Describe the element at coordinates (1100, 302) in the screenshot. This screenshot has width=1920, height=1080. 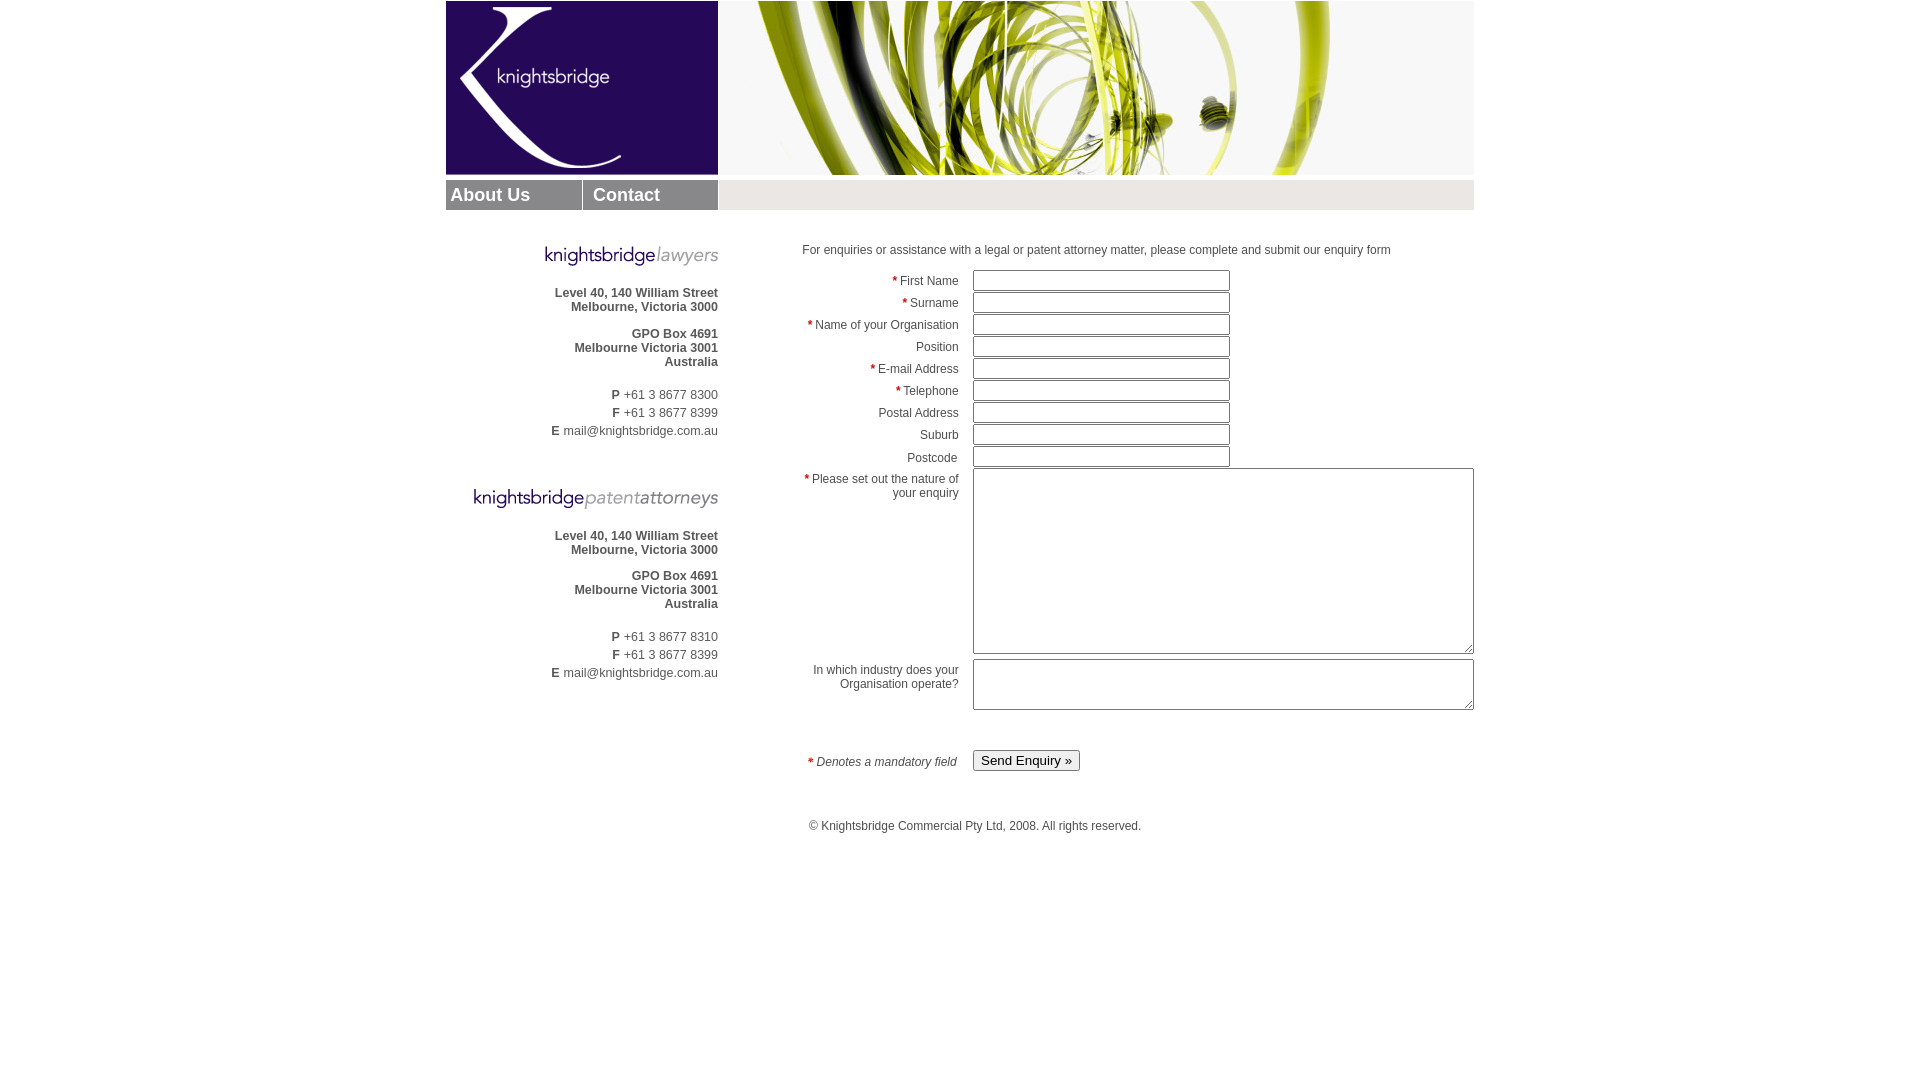
I see `'Surname'` at that location.